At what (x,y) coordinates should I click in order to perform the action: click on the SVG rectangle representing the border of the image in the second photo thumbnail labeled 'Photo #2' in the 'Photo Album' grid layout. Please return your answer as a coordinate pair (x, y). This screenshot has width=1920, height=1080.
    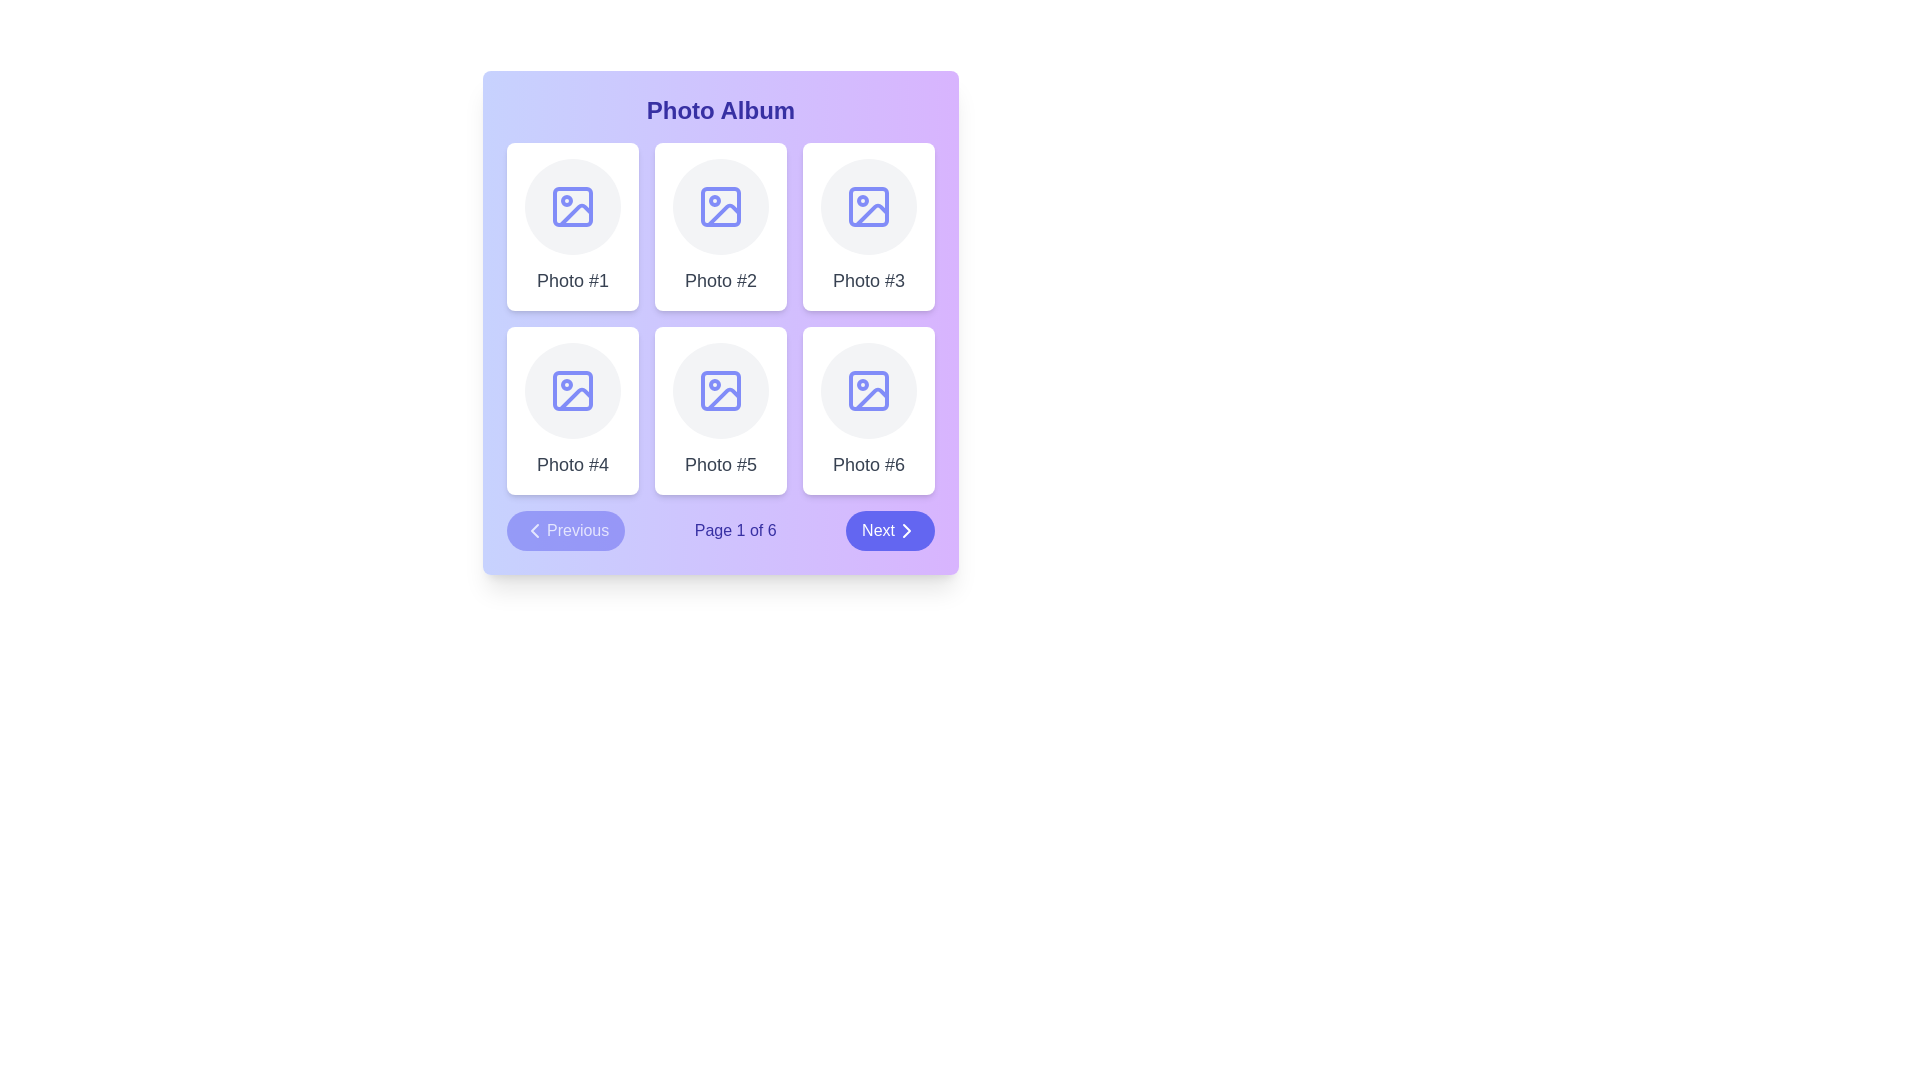
    Looking at the image, I should click on (720, 207).